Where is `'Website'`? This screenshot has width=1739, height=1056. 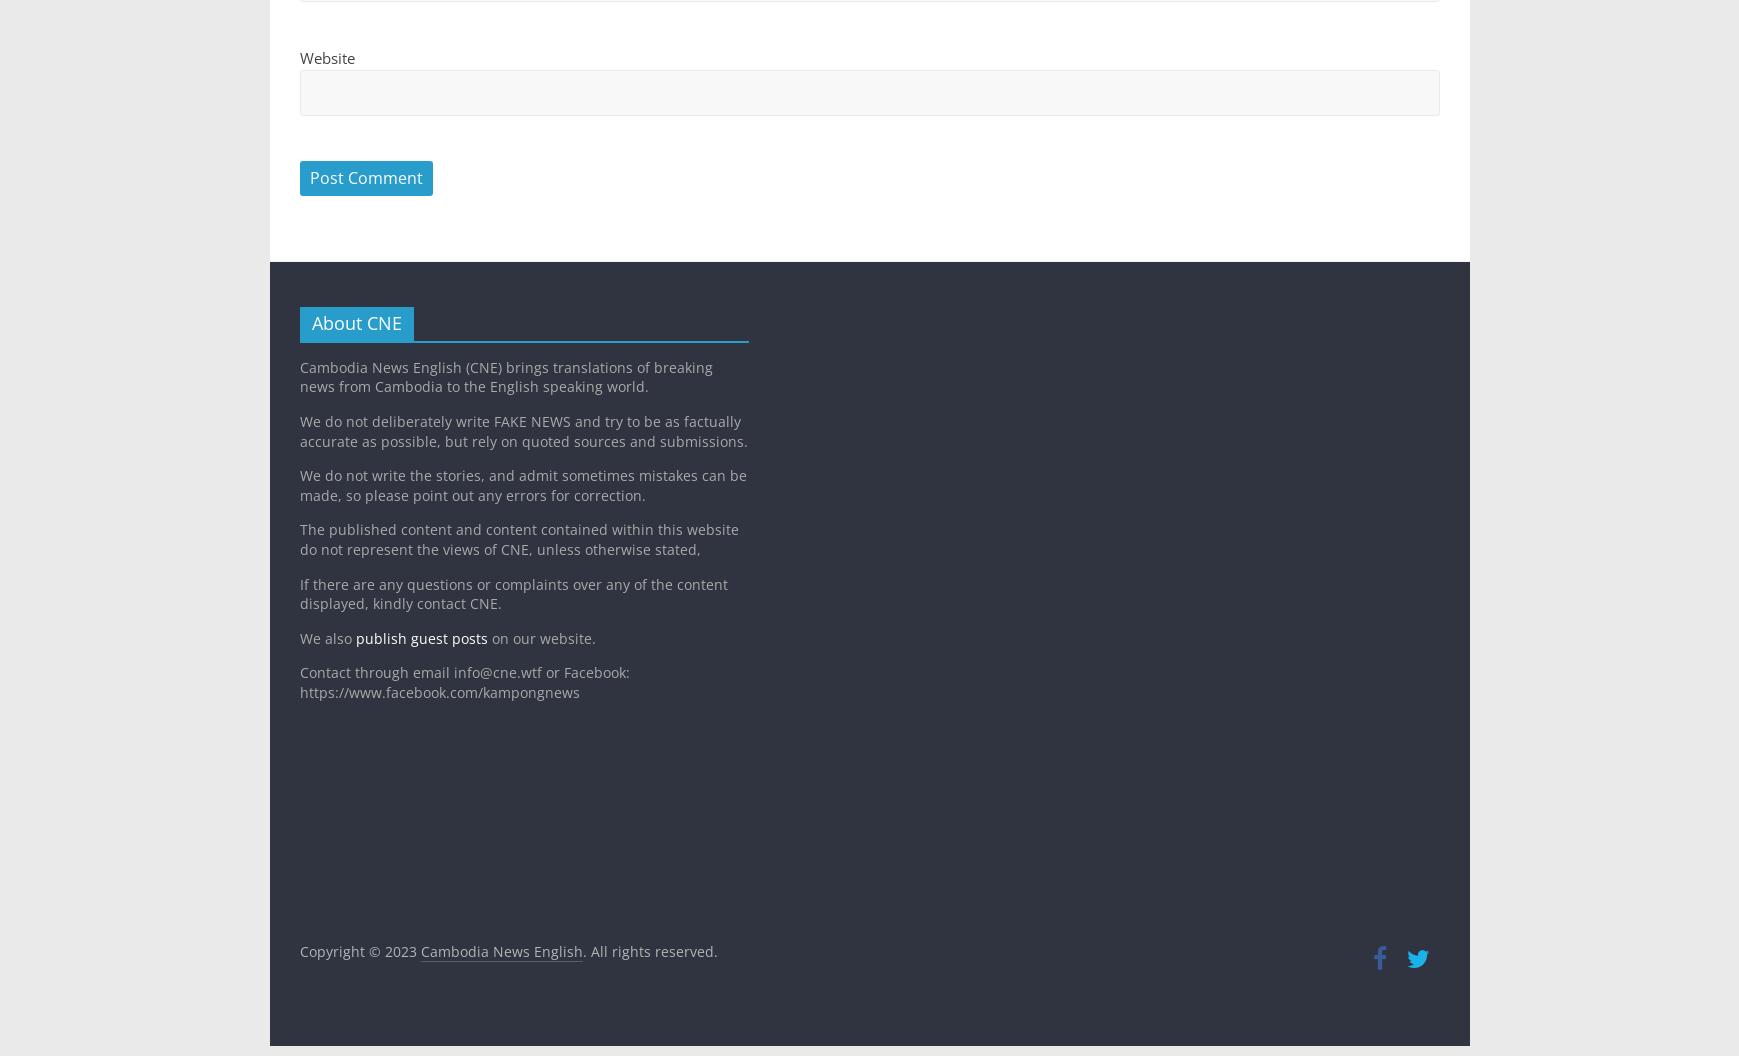 'Website' is located at coordinates (326, 57).